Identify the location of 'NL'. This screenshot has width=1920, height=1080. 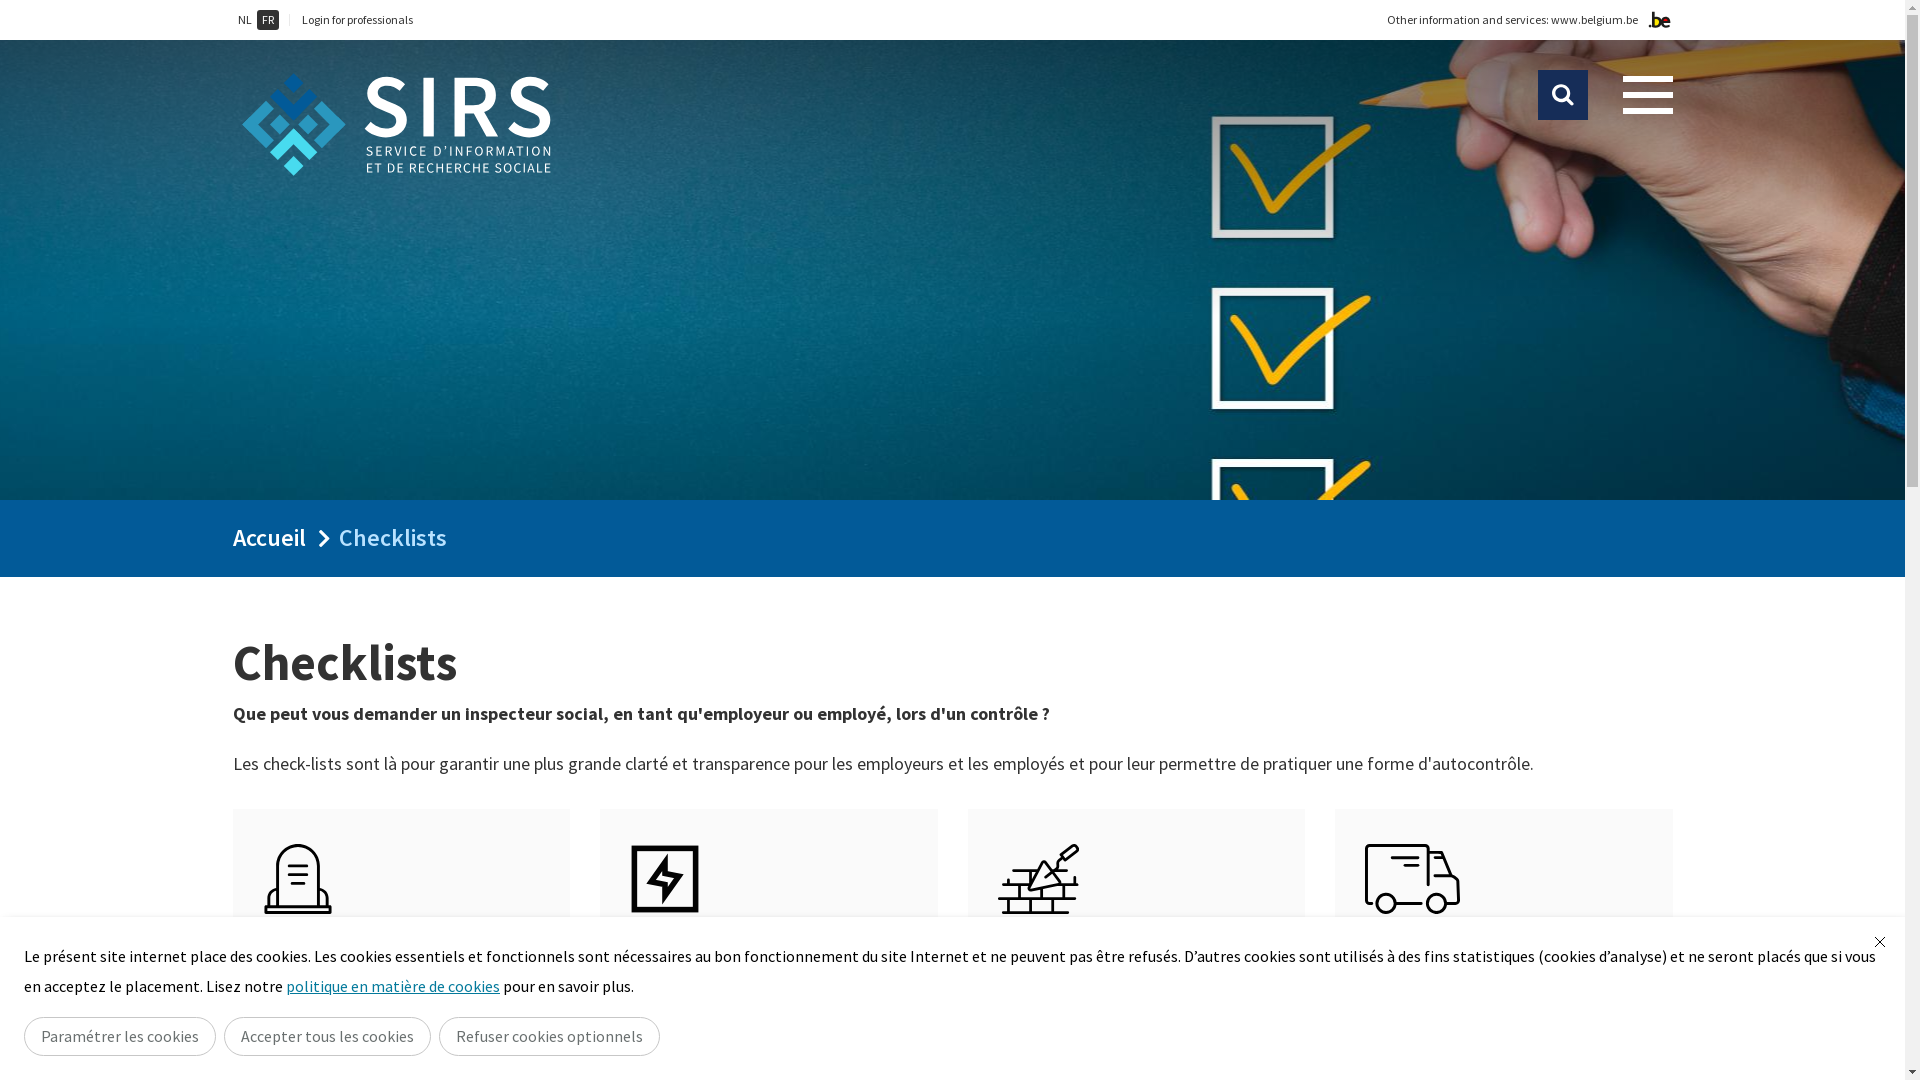
(243, 19).